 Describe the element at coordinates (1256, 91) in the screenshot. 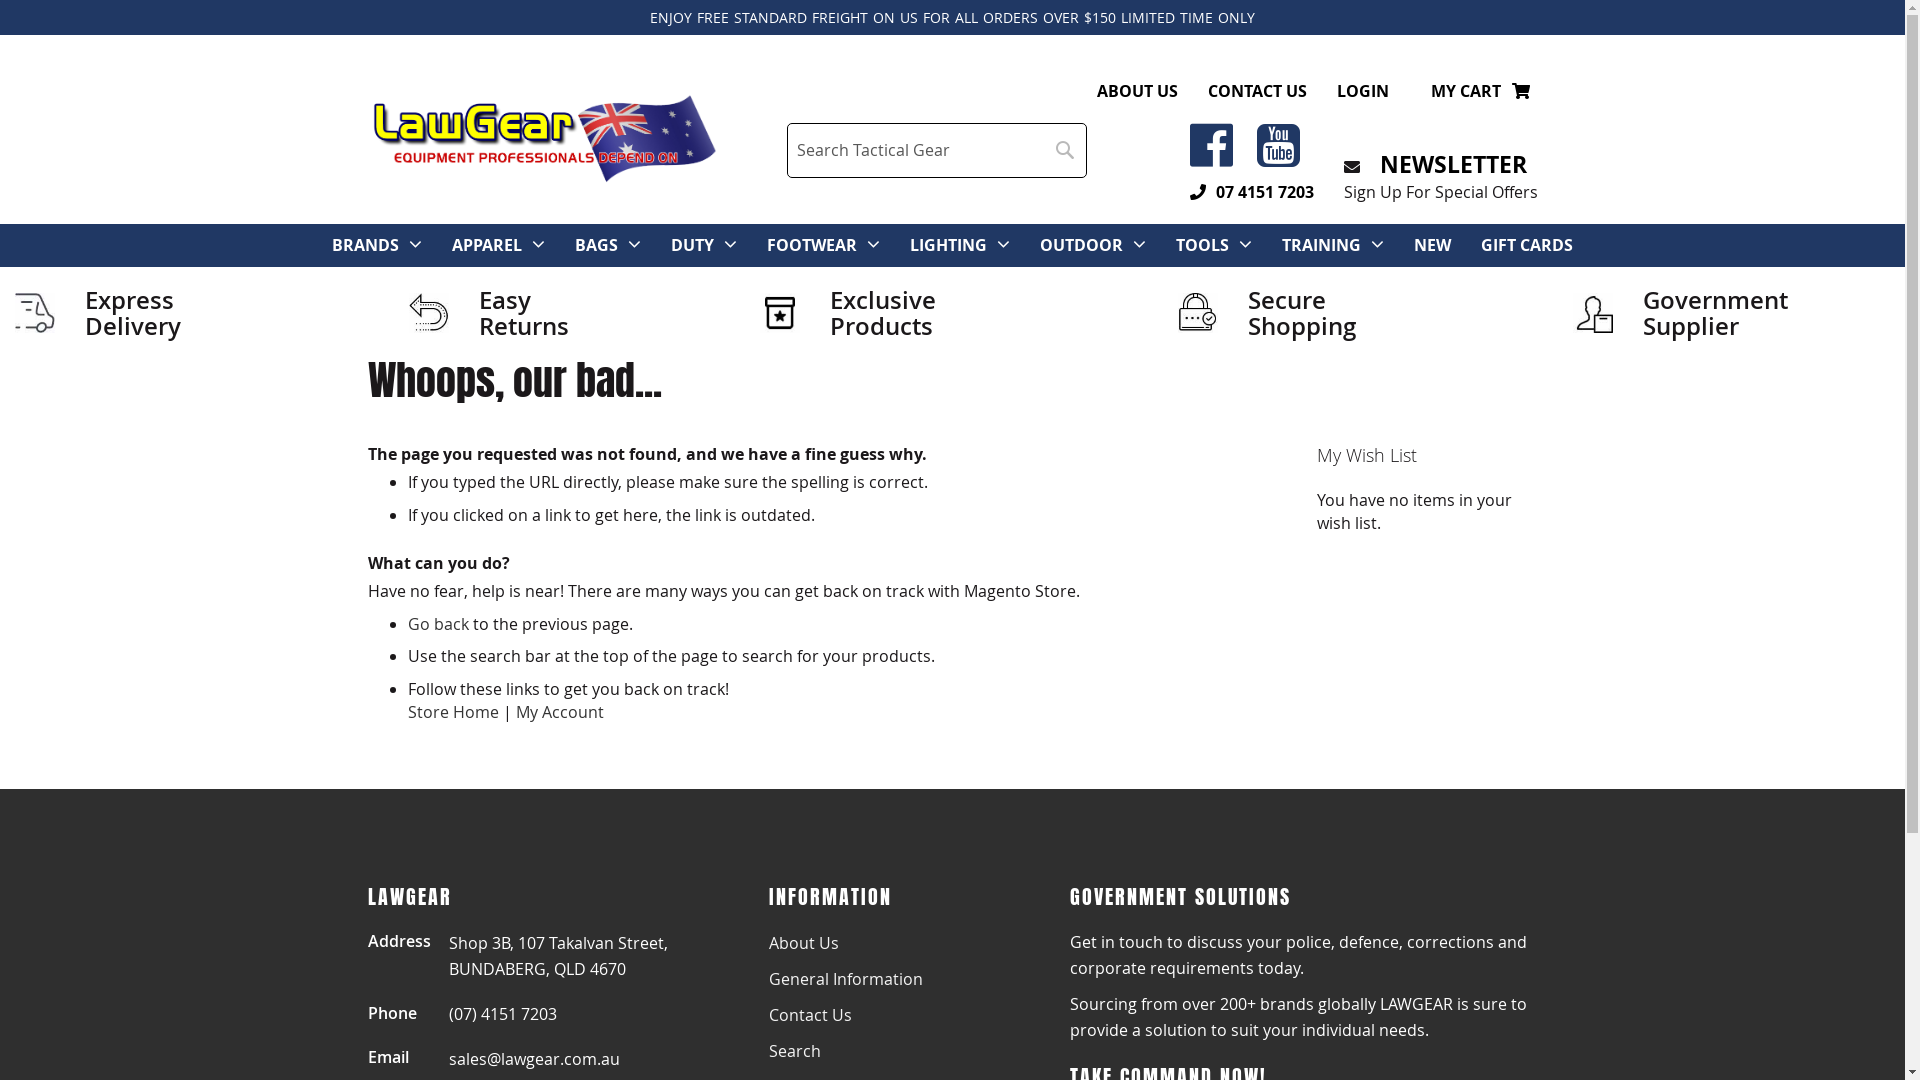

I see `'CONTACT US'` at that location.